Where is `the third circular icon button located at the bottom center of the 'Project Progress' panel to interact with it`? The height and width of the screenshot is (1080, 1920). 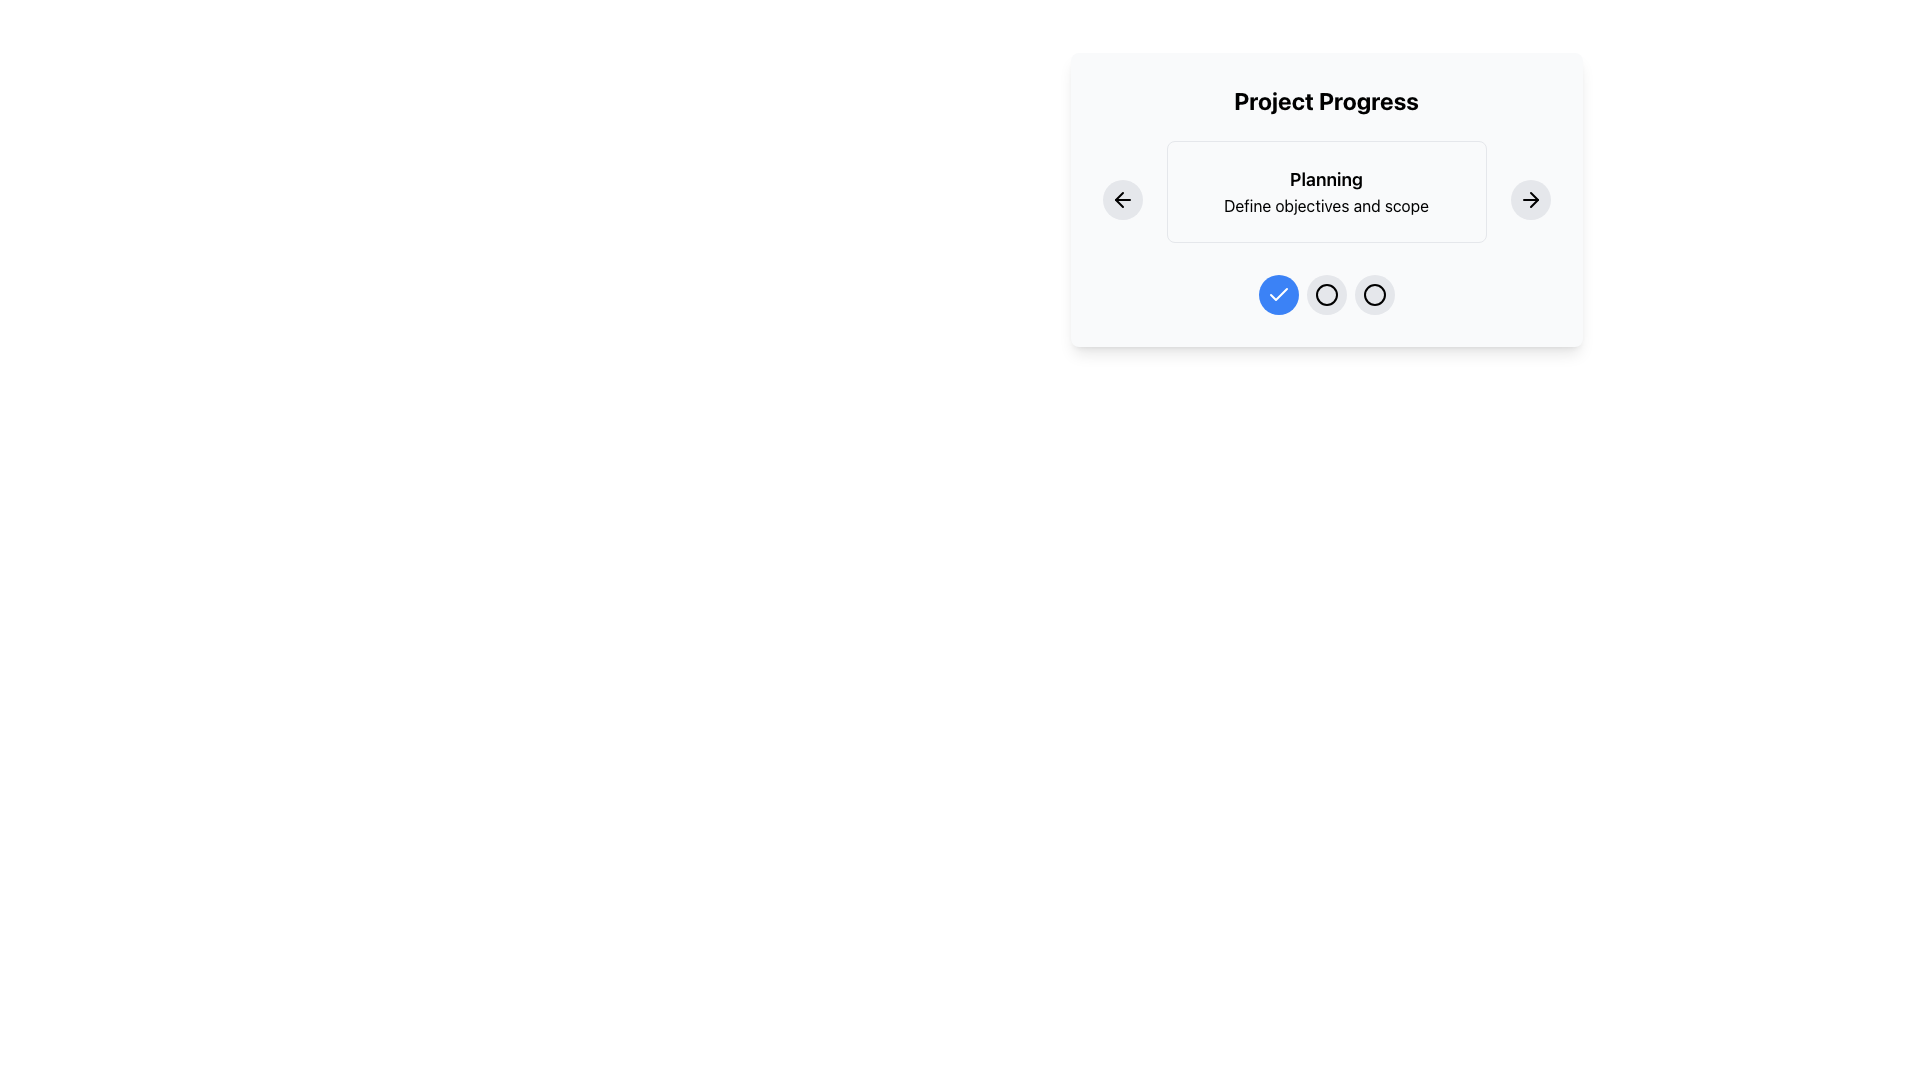
the third circular icon button located at the bottom center of the 'Project Progress' panel to interact with it is located at coordinates (1373, 294).